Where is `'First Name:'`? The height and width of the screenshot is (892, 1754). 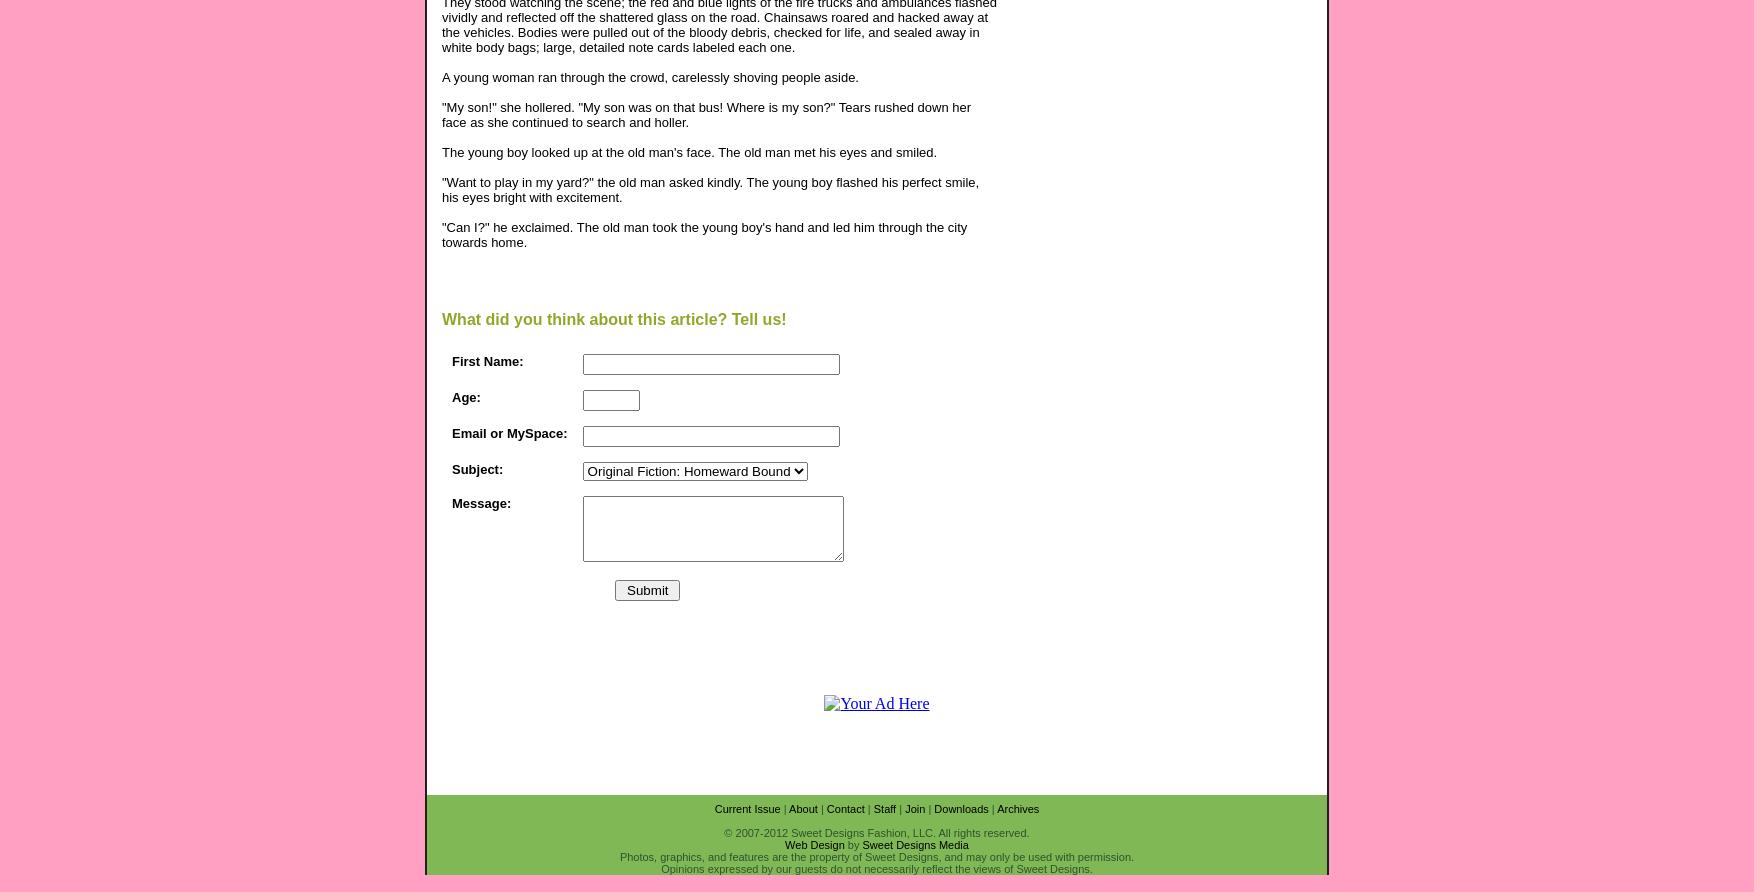 'First Name:' is located at coordinates (451, 359).